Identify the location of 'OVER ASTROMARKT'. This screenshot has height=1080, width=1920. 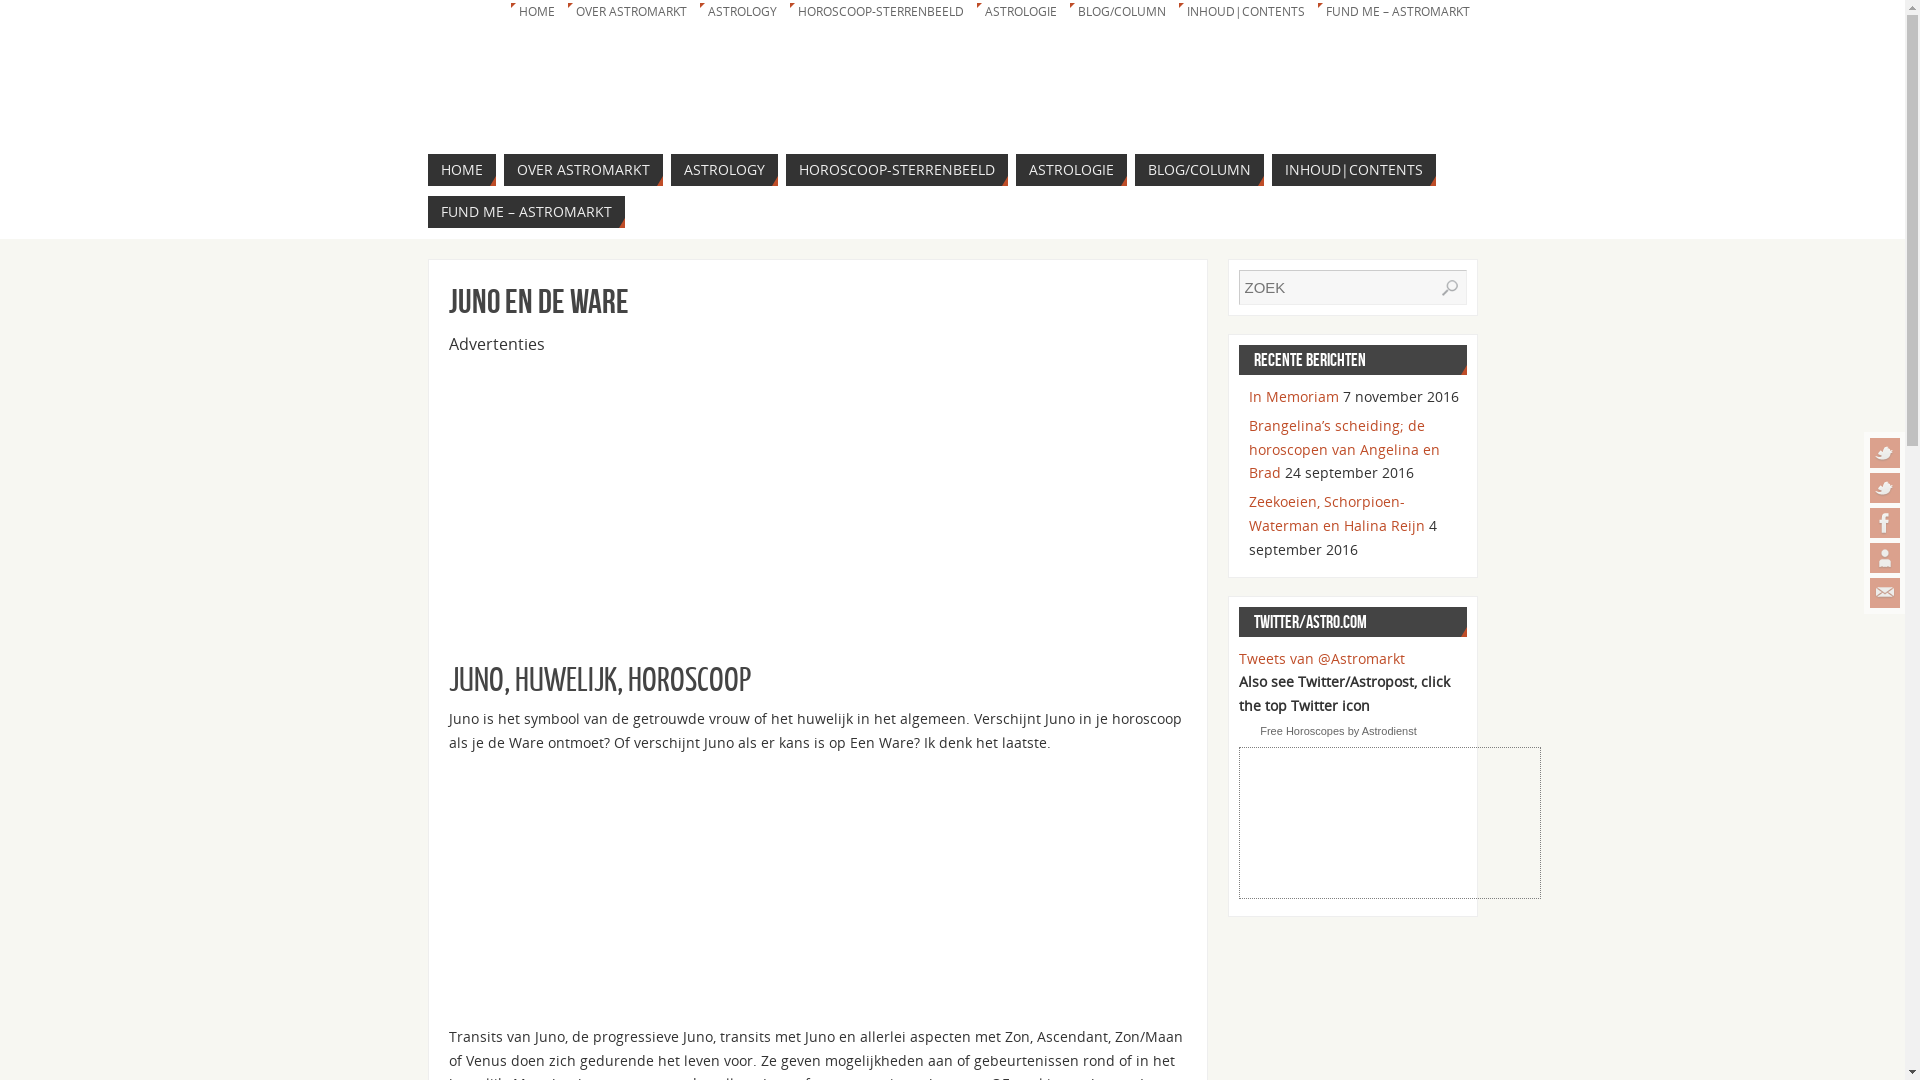
(582, 168).